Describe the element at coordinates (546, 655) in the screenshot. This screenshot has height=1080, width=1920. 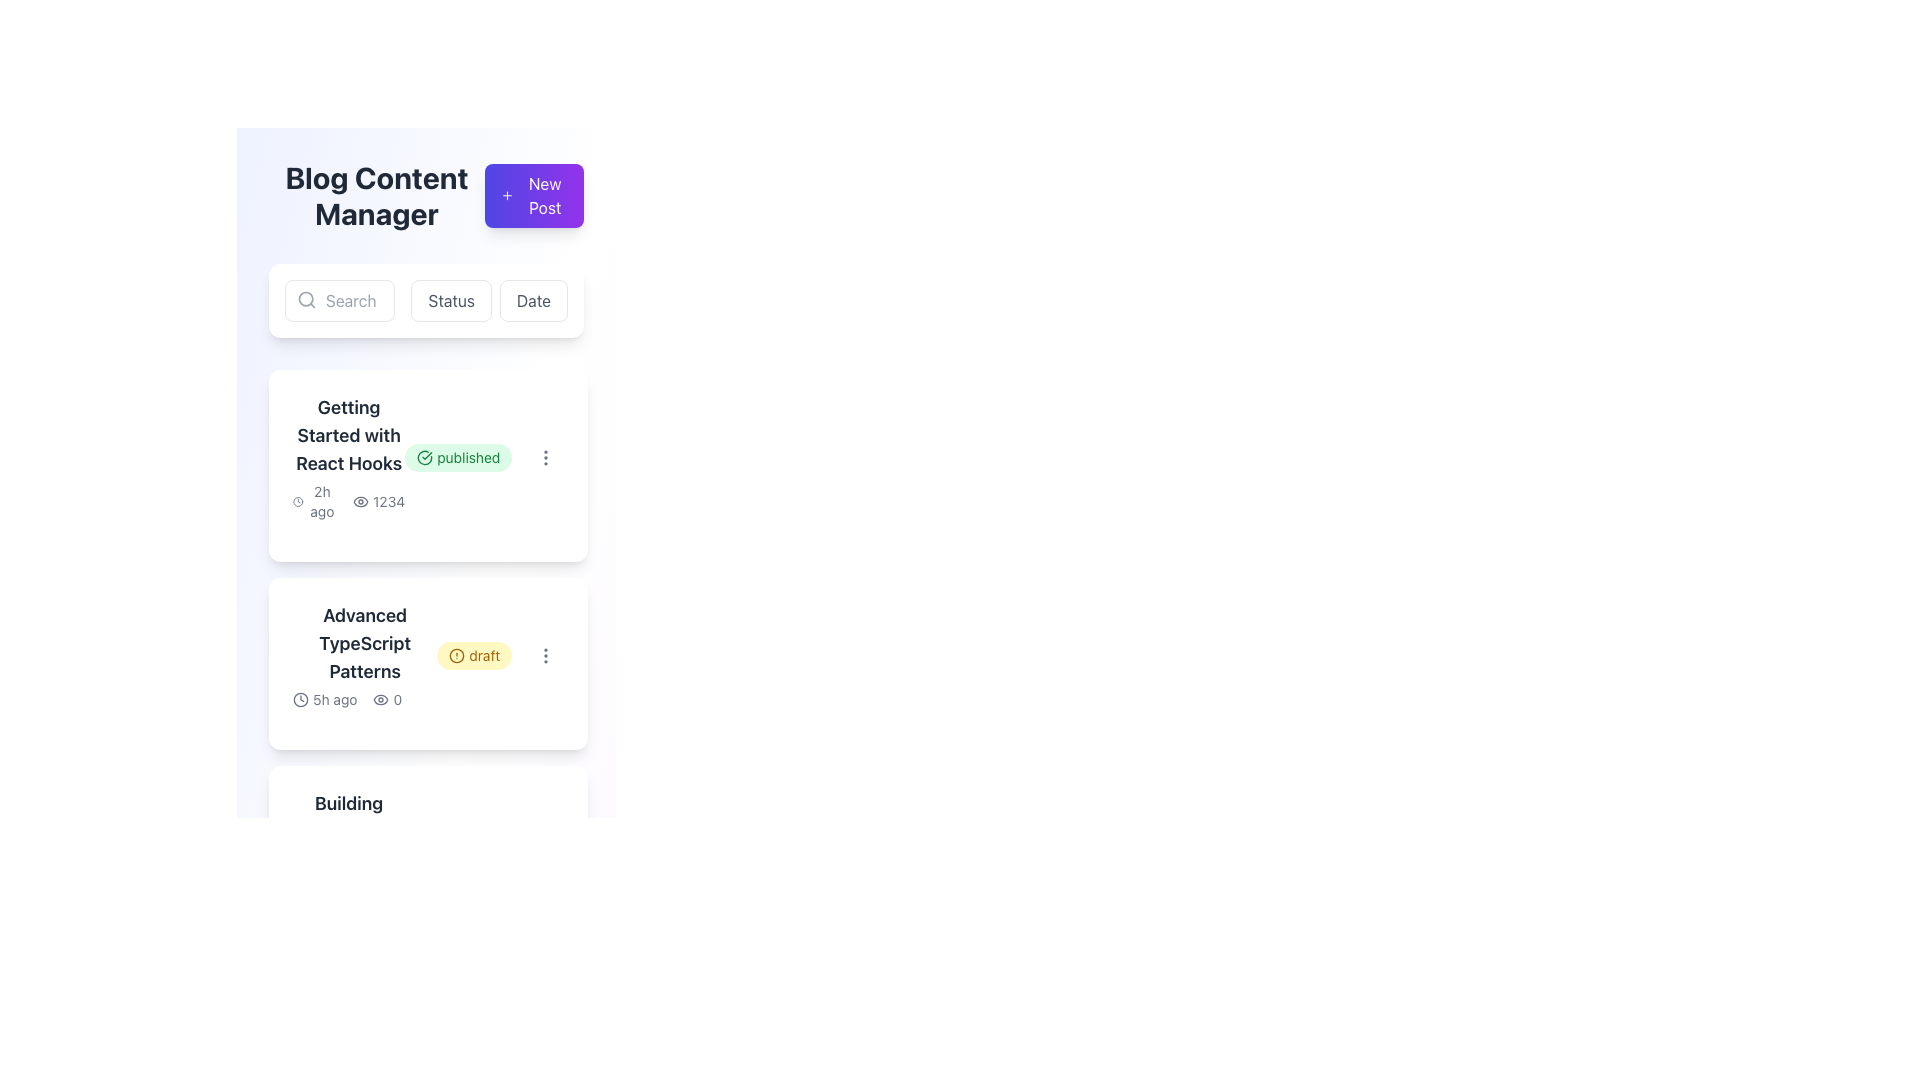
I see `the button in the top-right corner of the 'Advanced TypeScript Patterns' card` at that location.